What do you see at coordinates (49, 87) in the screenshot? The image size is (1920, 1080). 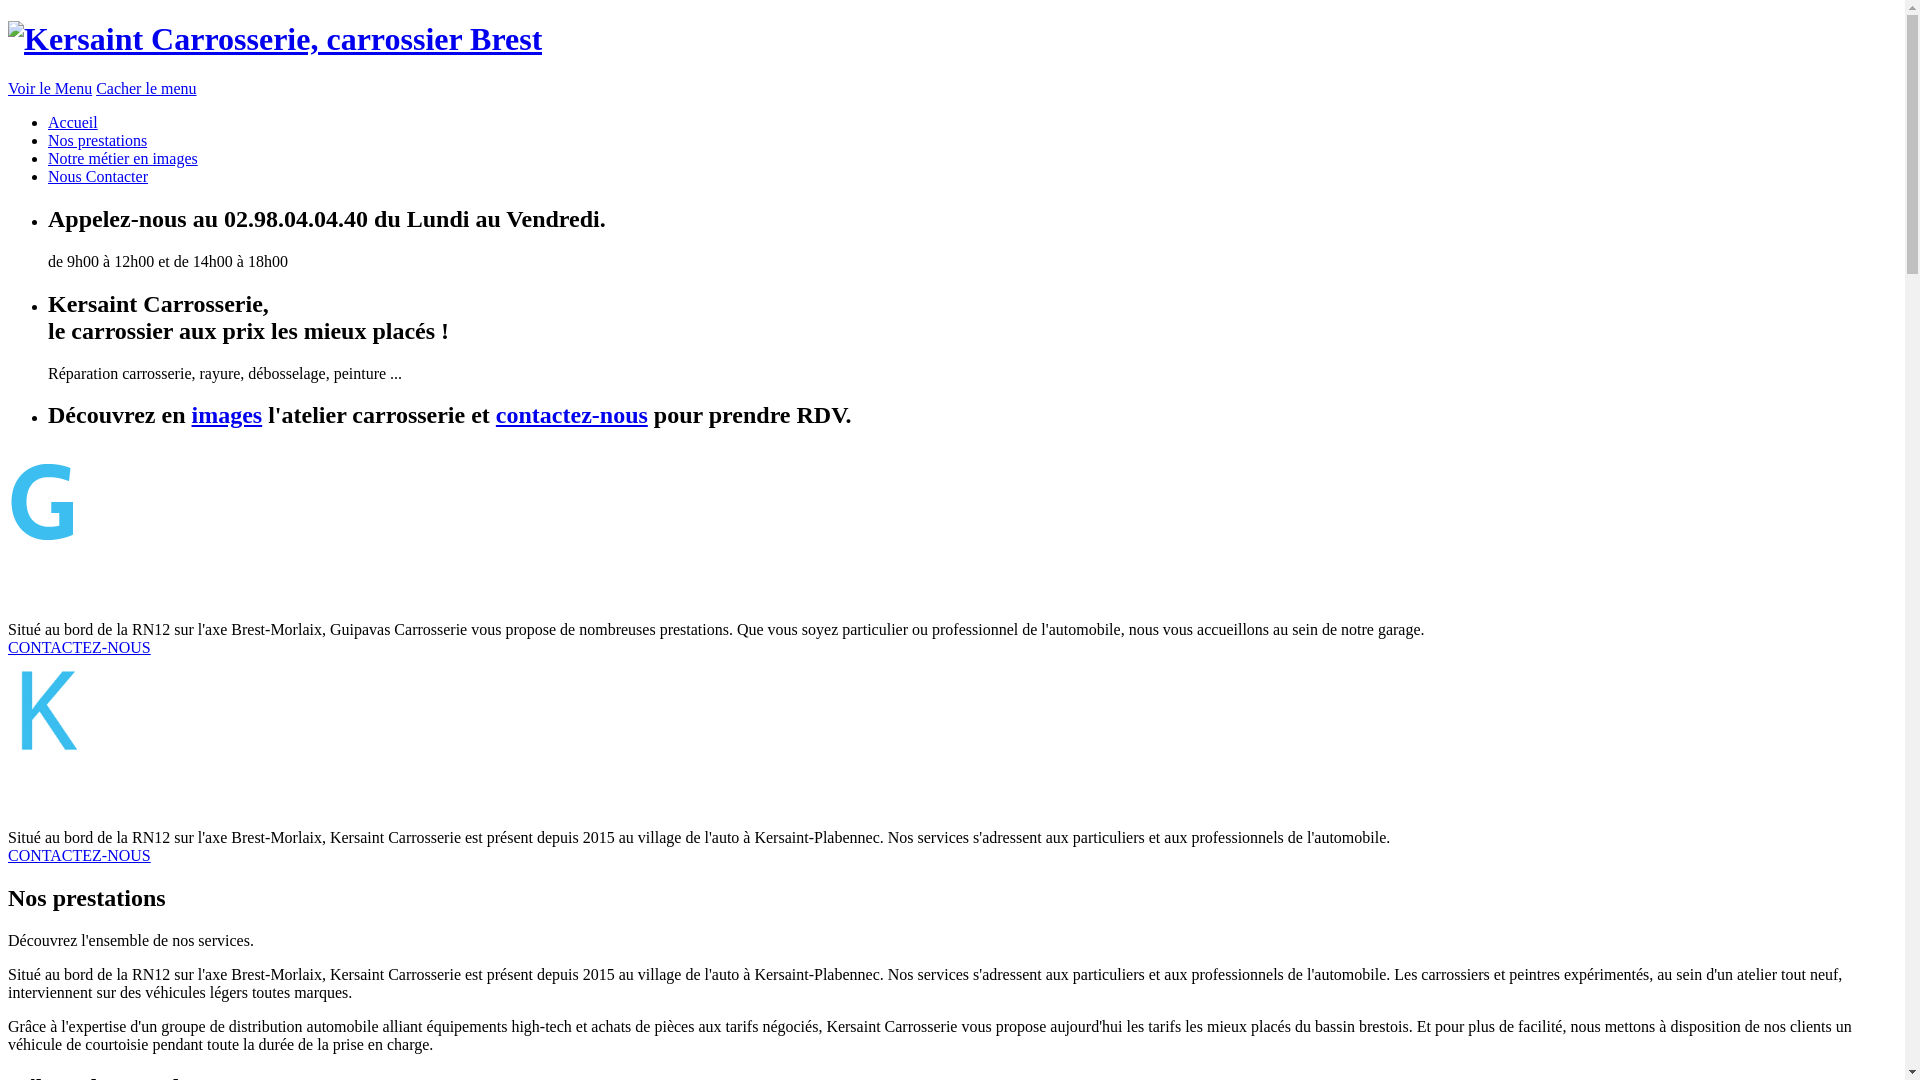 I see `'Voir le Menu'` at bounding box center [49, 87].